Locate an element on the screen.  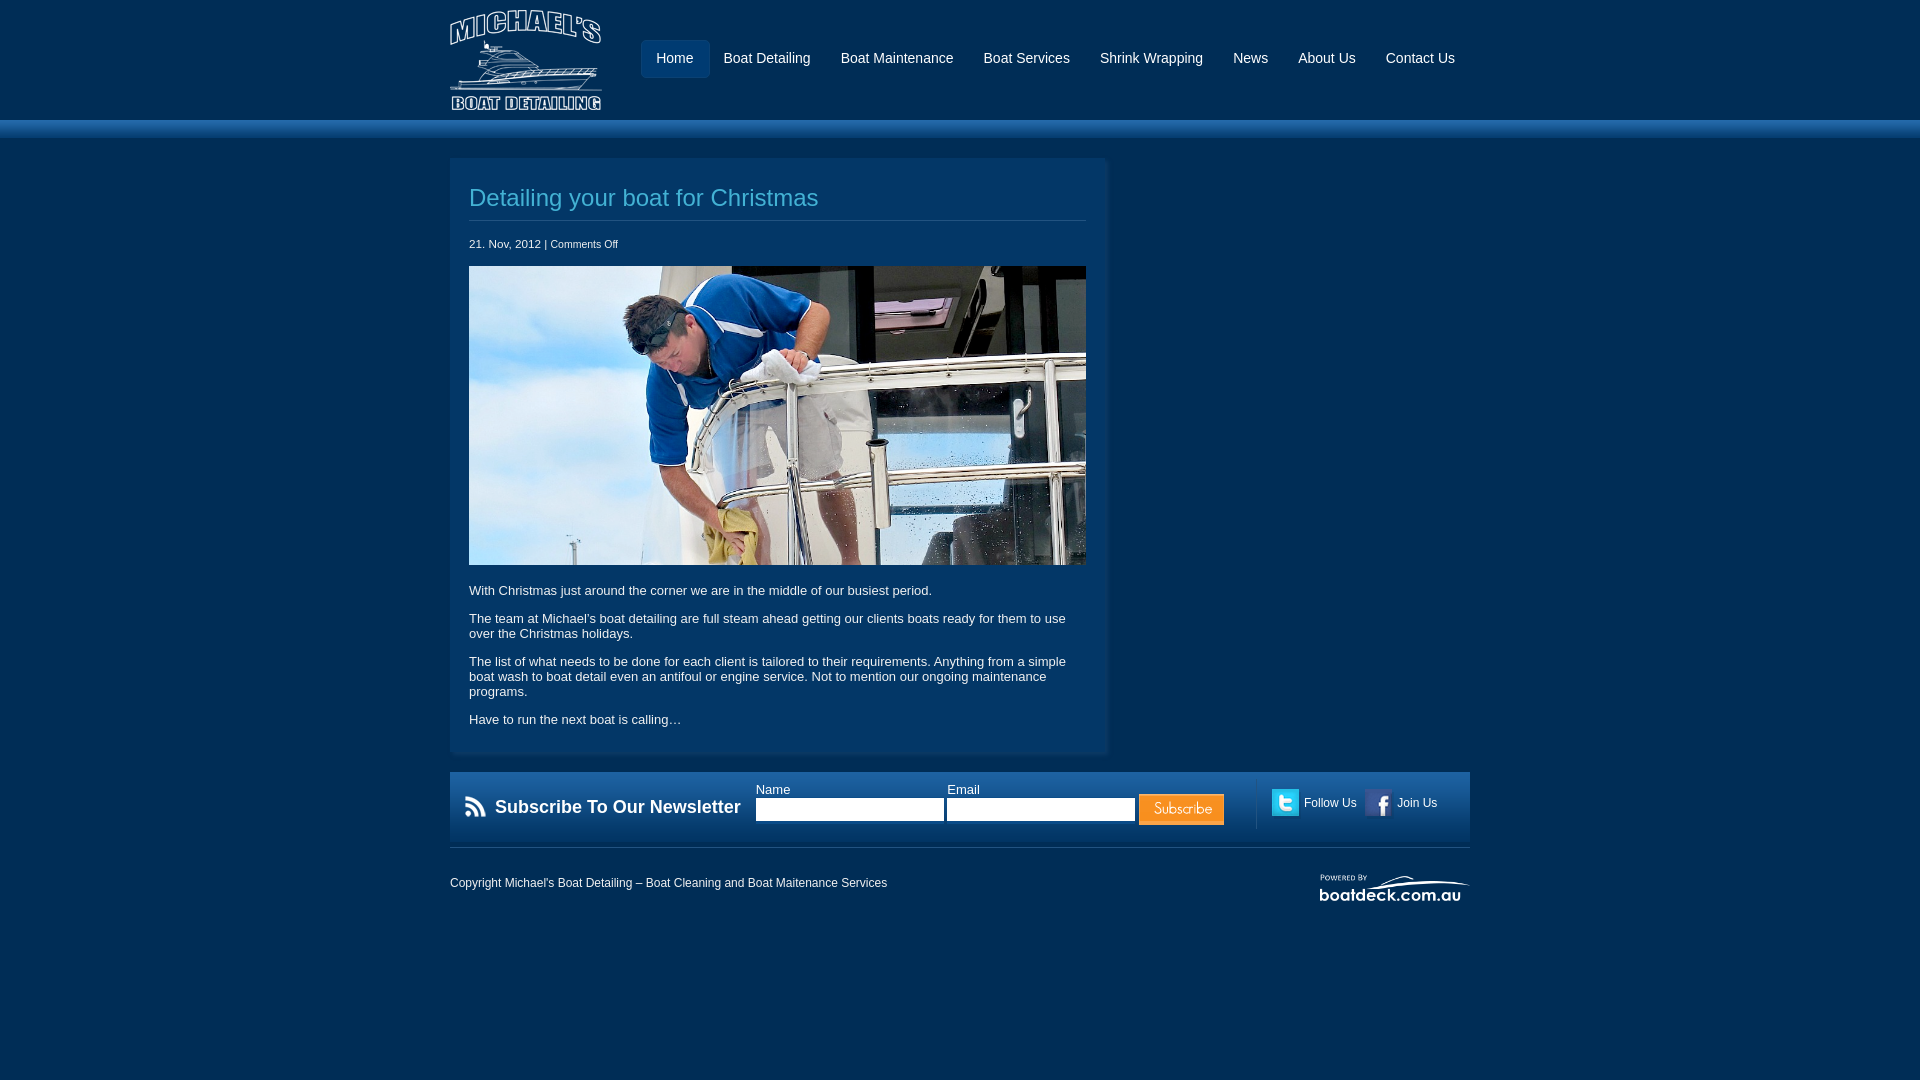
'About Us' is located at coordinates (1326, 64).